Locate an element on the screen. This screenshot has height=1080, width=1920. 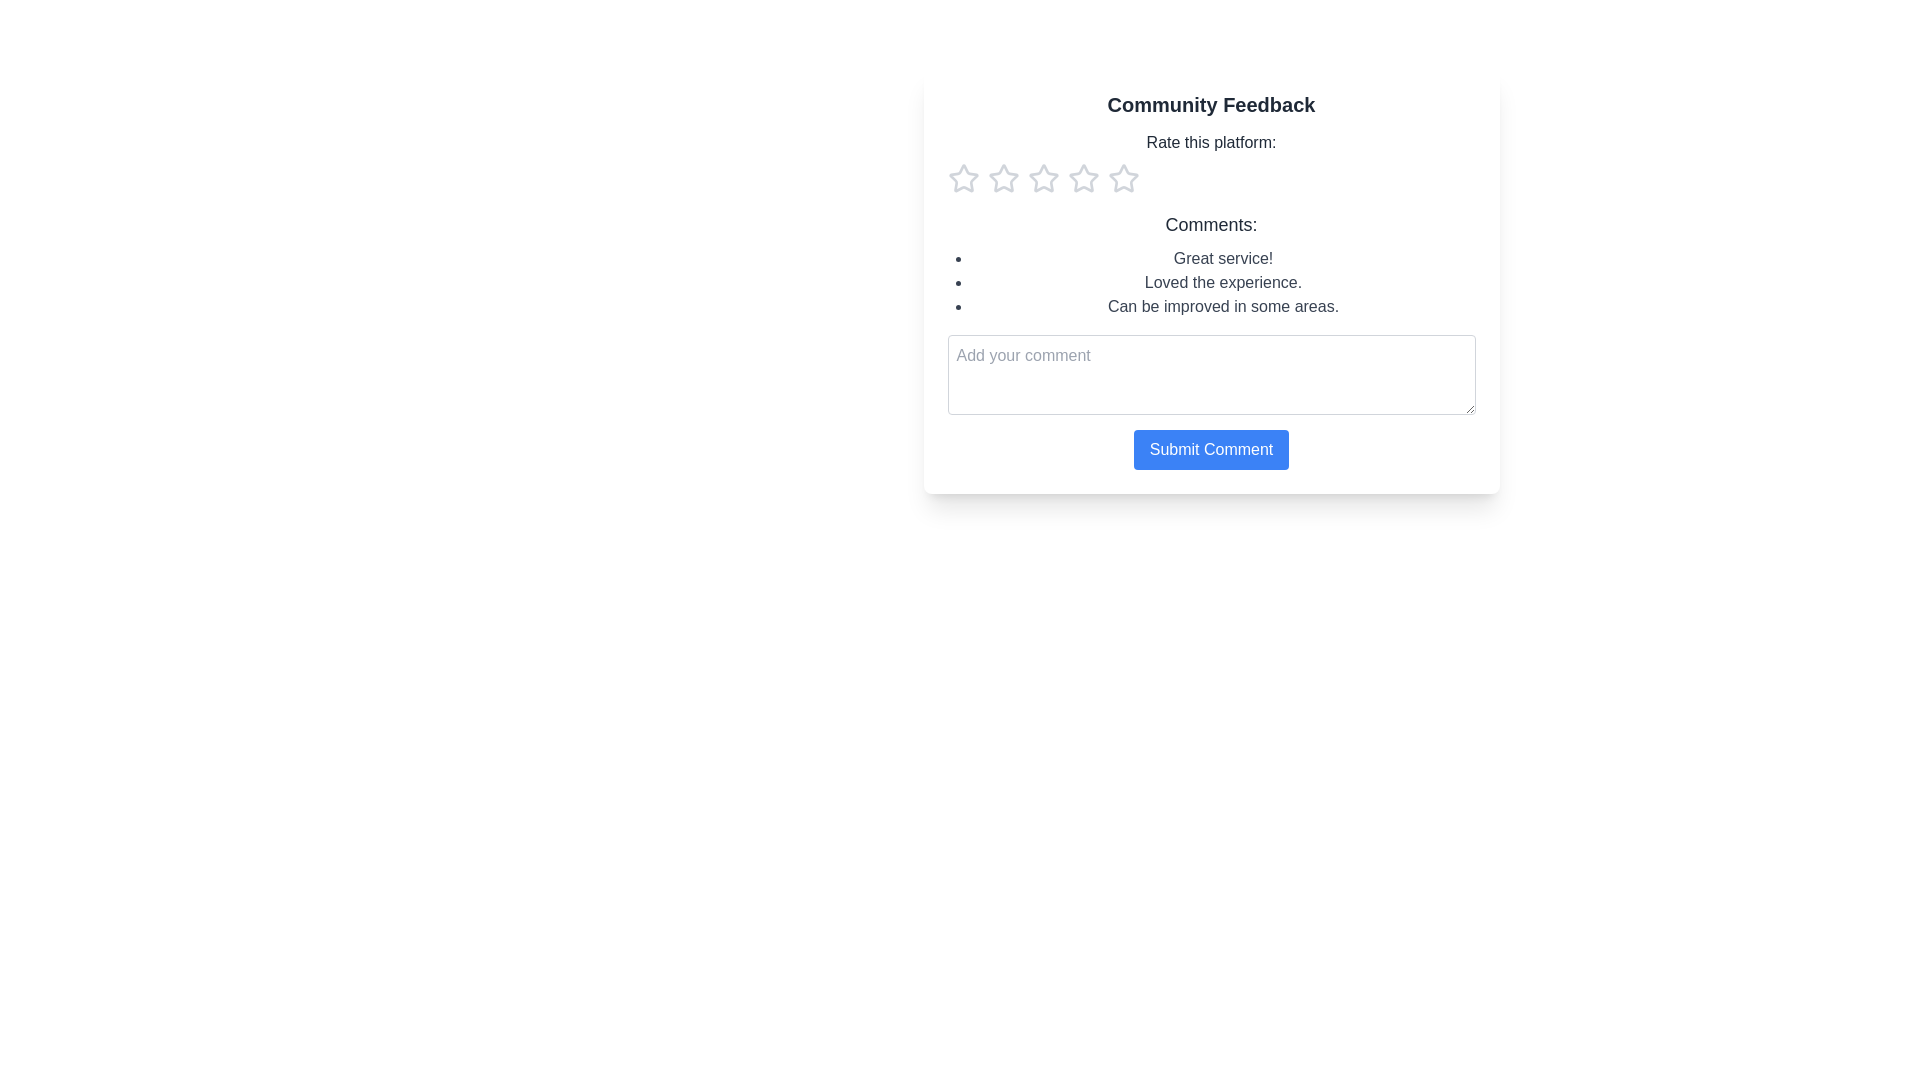
the static text element that says 'Loved the experience.' which is the second item in the bullet point list under the comments section is located at coordinates (1222, 282).